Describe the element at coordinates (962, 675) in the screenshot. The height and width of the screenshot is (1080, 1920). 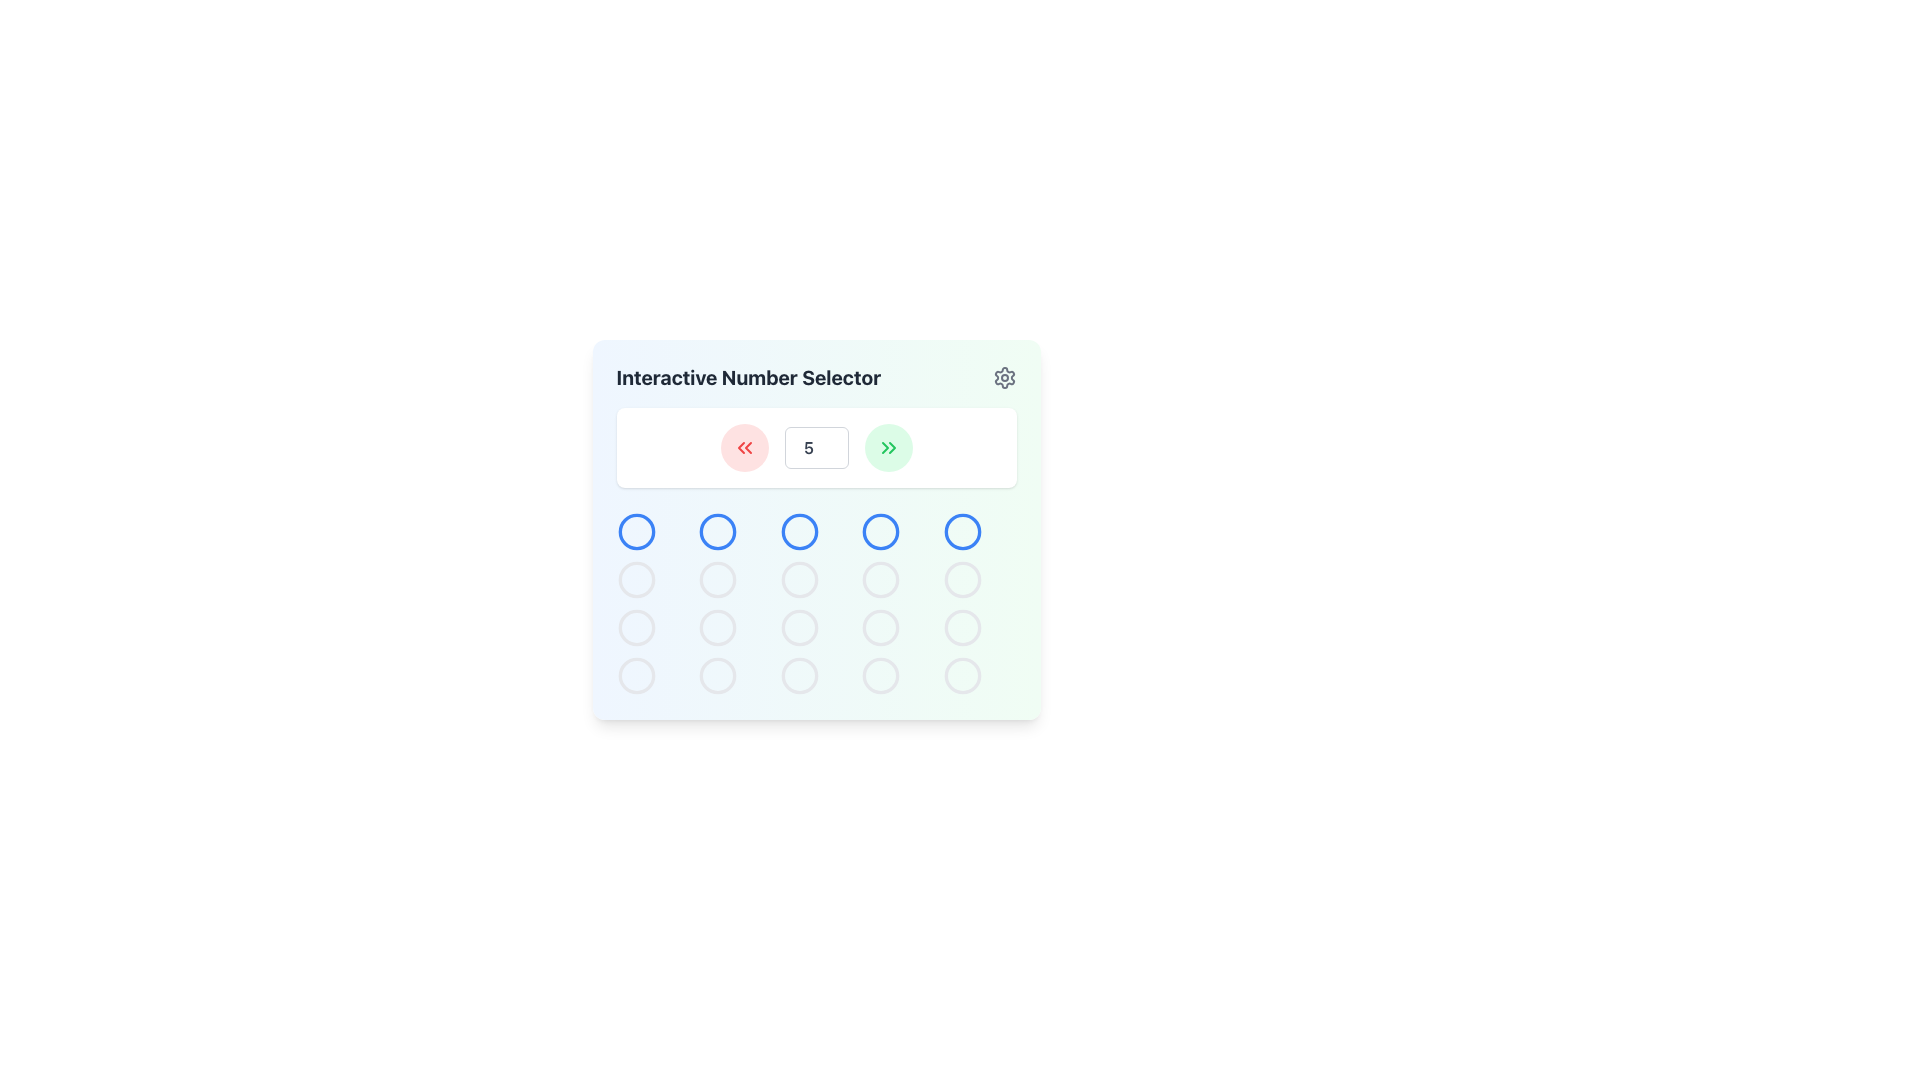
I see `the gray circular indicator located in the bottom-right corner of the grid, specifically the last element in the fifth column and fifth row` at that location.